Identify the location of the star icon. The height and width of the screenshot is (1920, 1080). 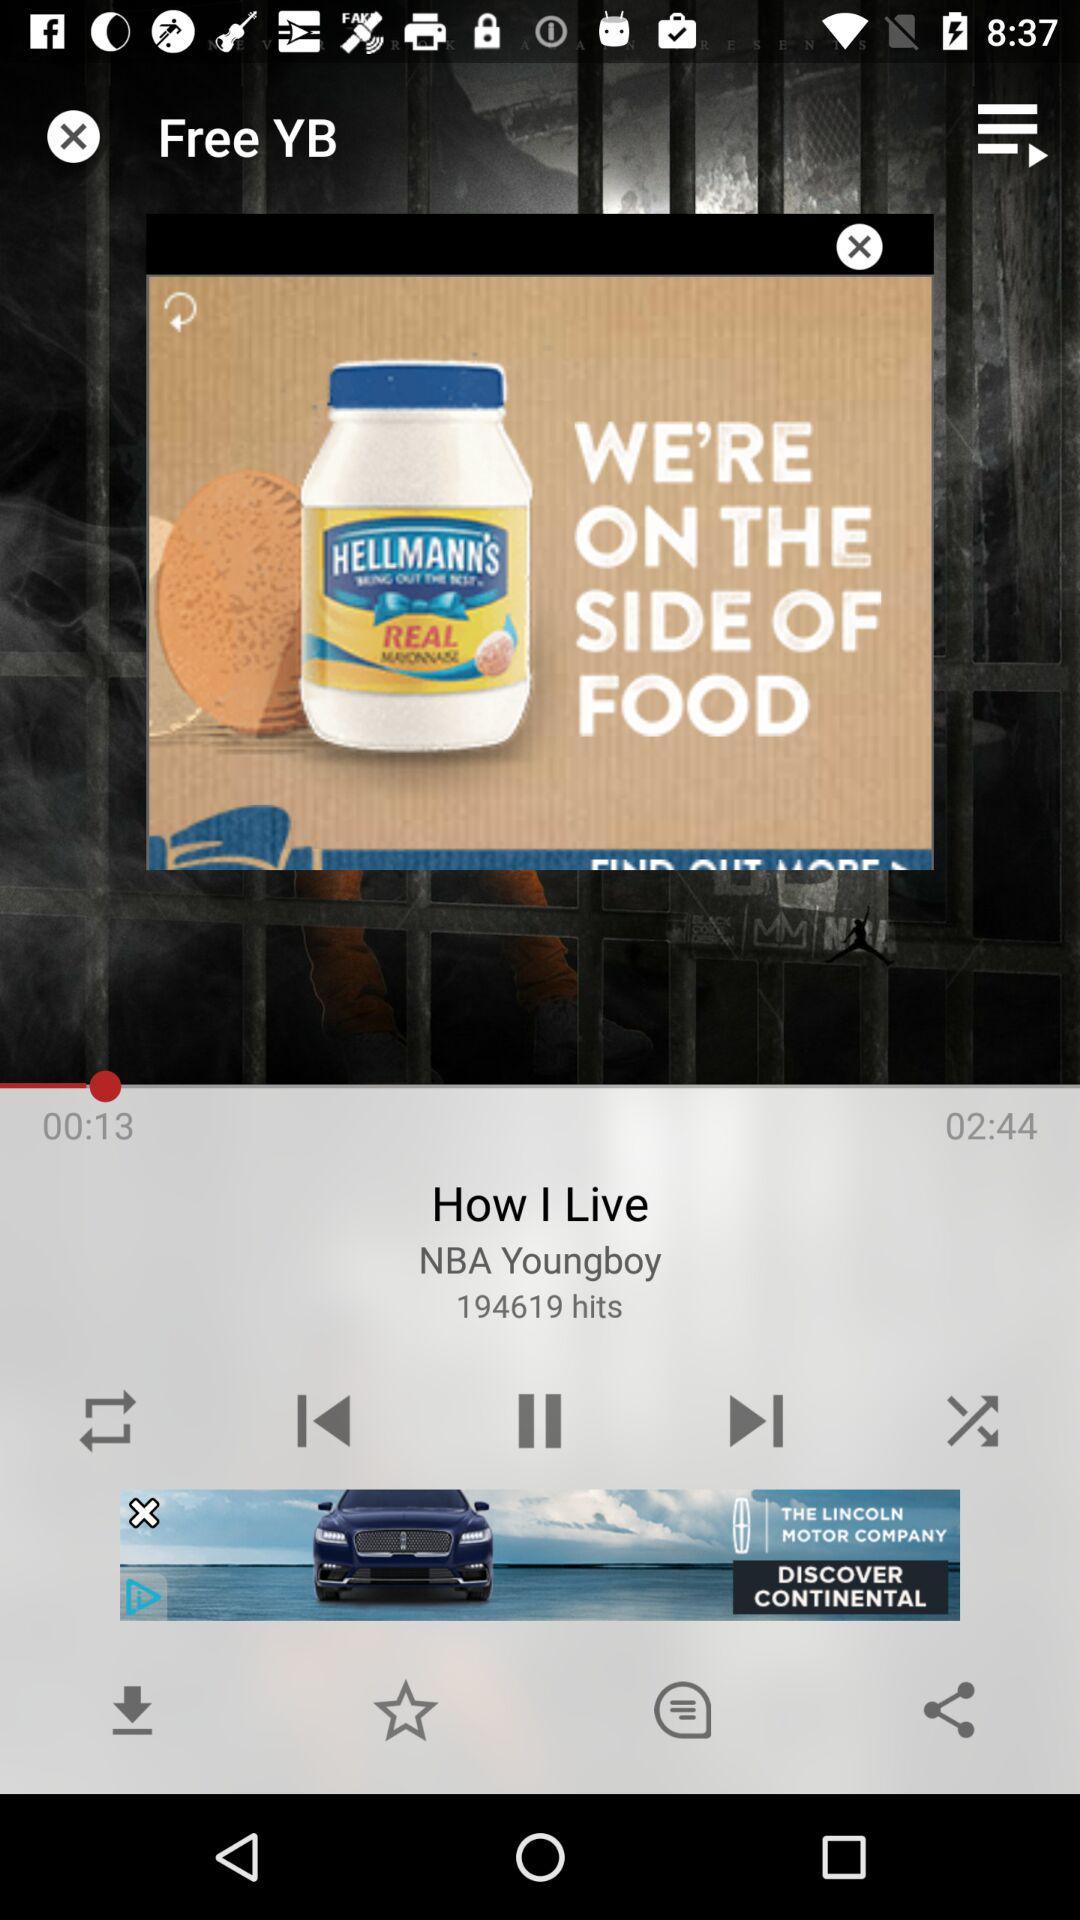
(405, 1708).